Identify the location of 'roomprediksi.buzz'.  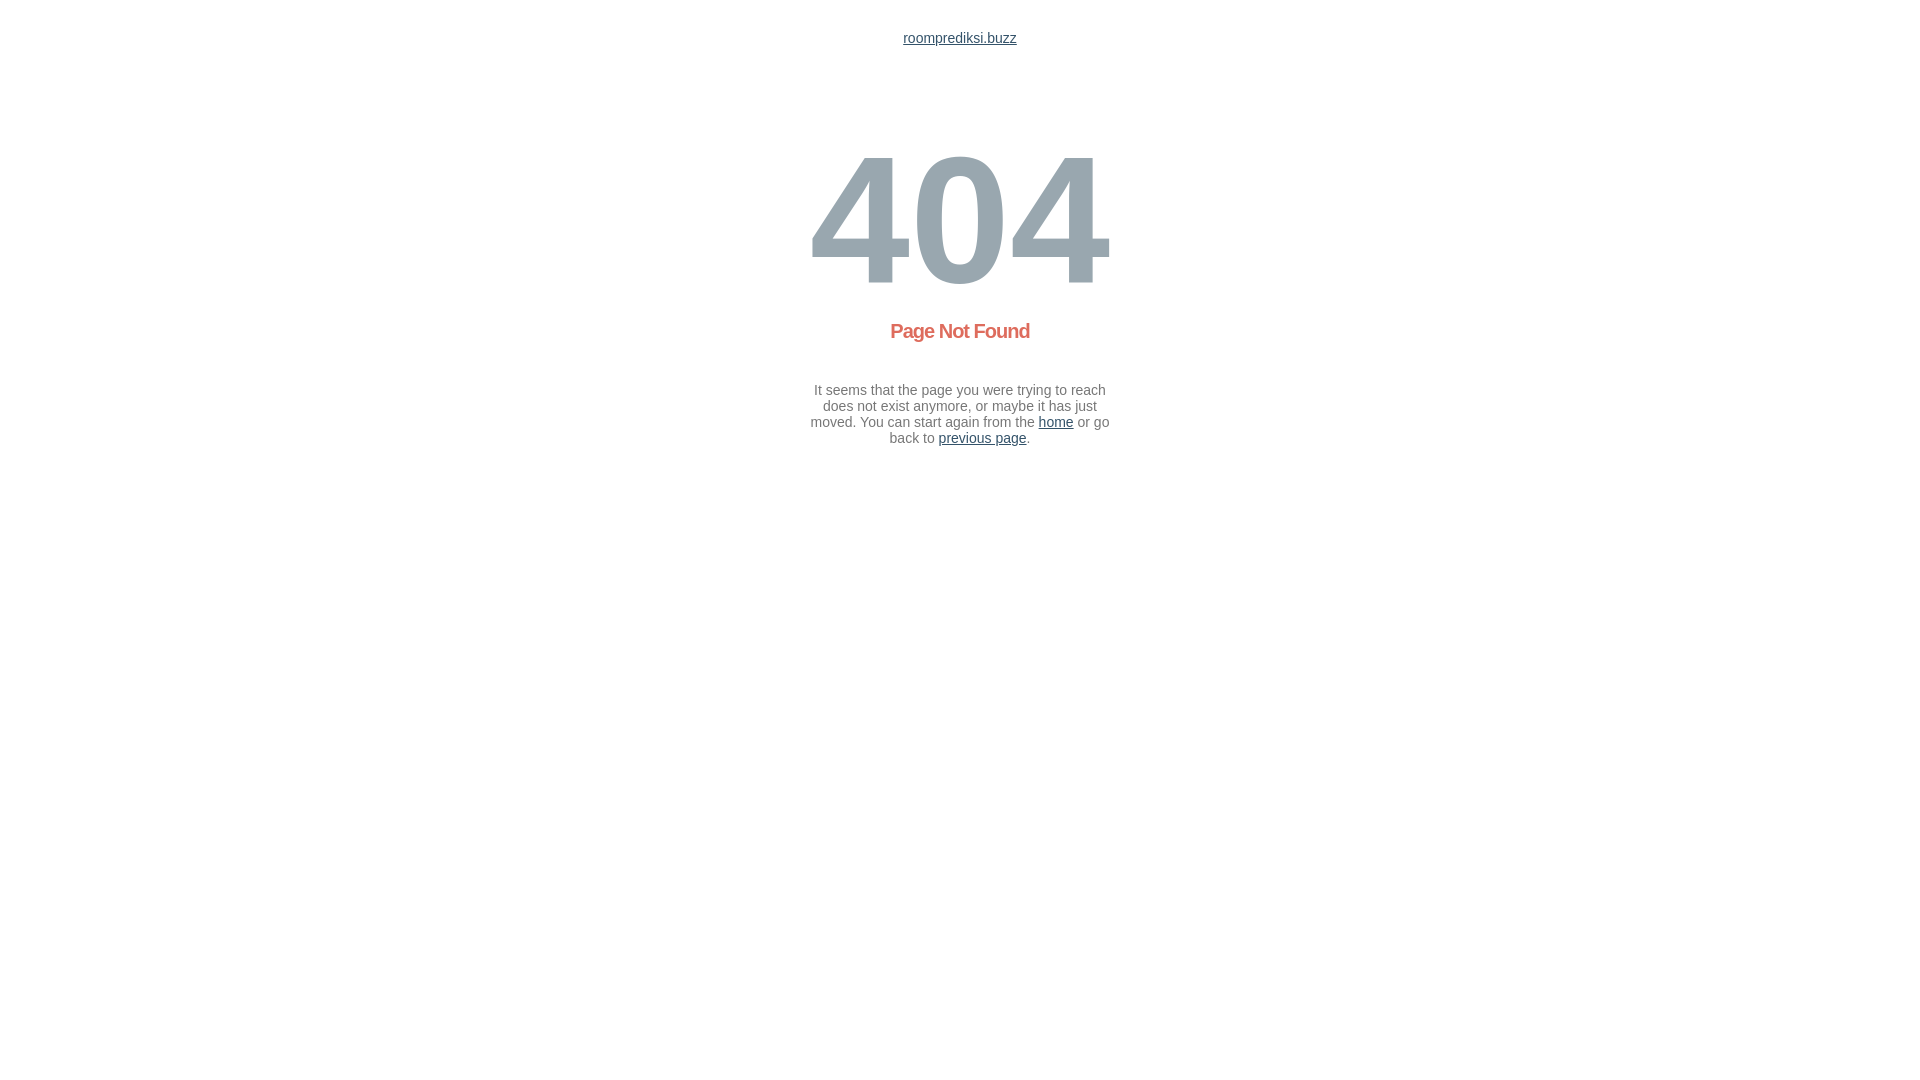
(960, 38).